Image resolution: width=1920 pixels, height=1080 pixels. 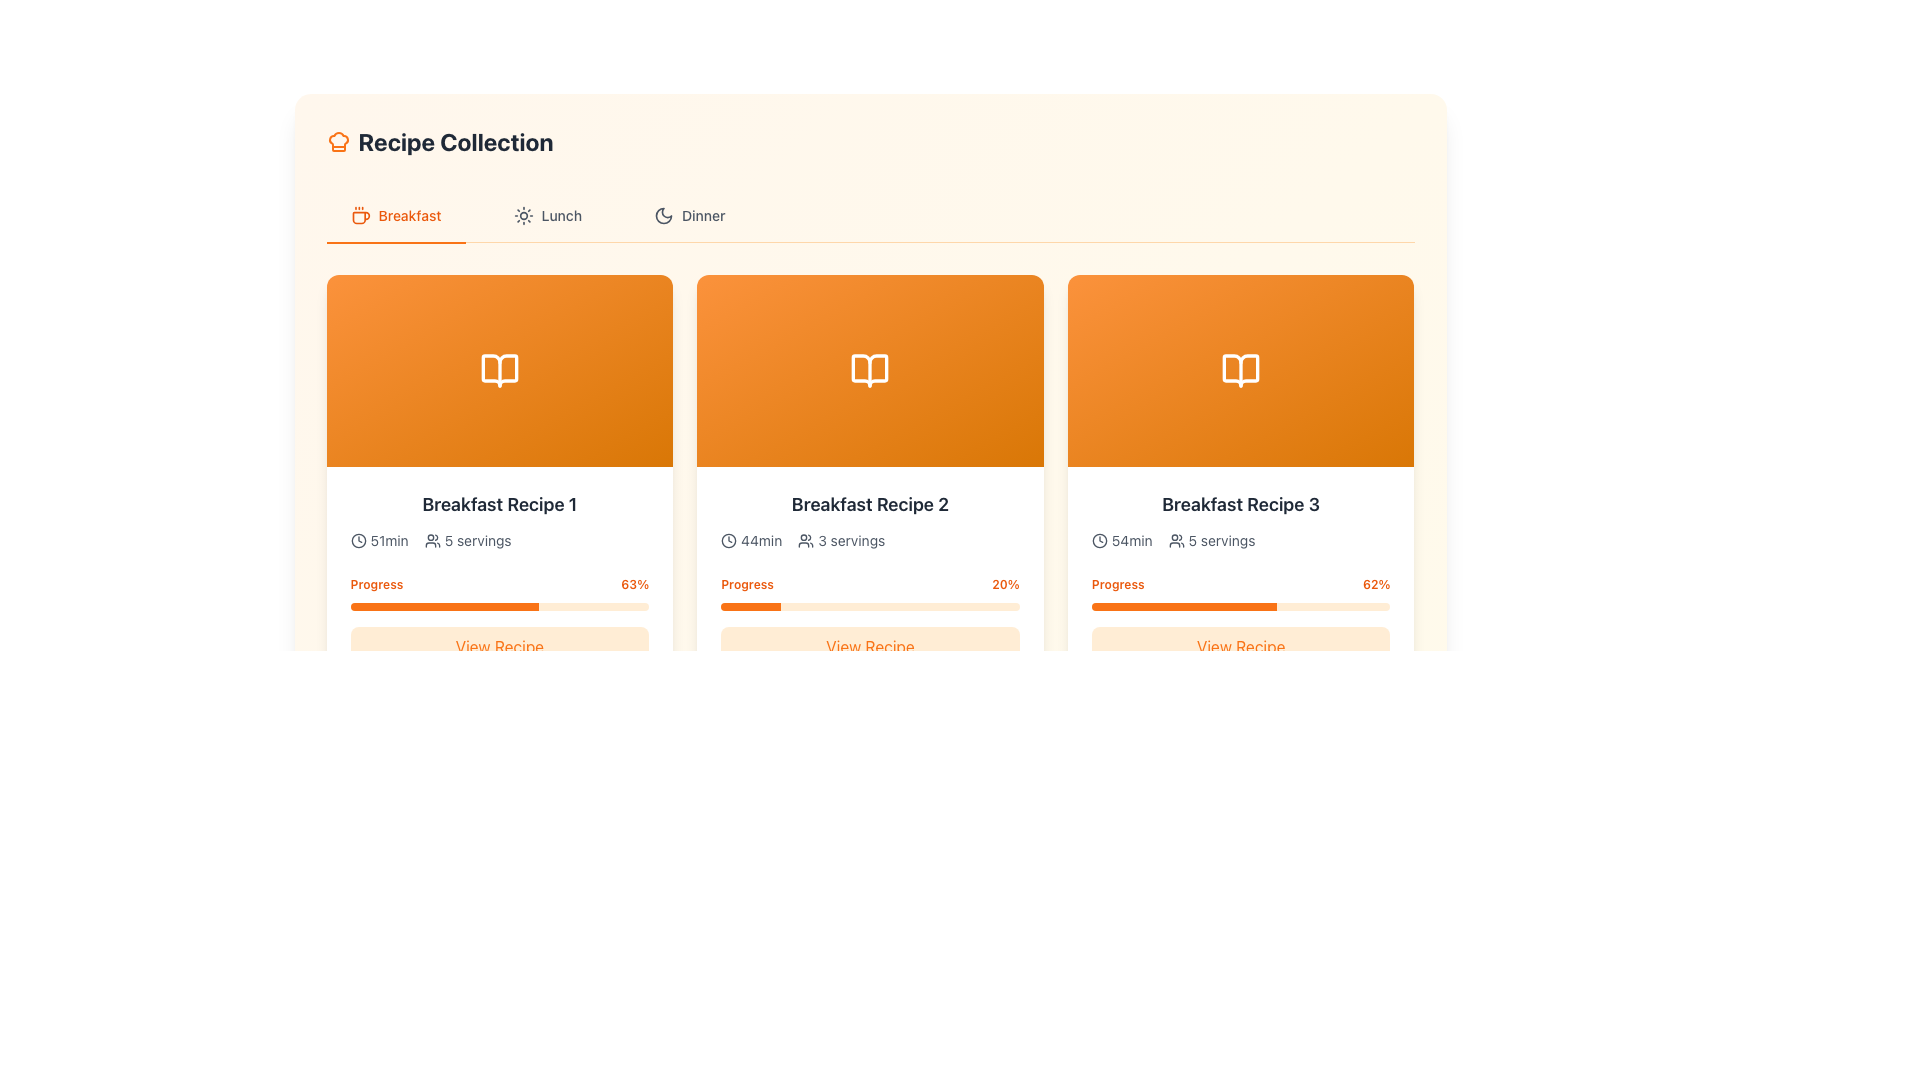 What do you see at coordinates (1122, 540) in the screenshot?
I see `the informational text element displaying a clock icon followed by '54min' located at the top-left of the 'Breakfast Recipe 3' card` at bounding box center [1122, 540].